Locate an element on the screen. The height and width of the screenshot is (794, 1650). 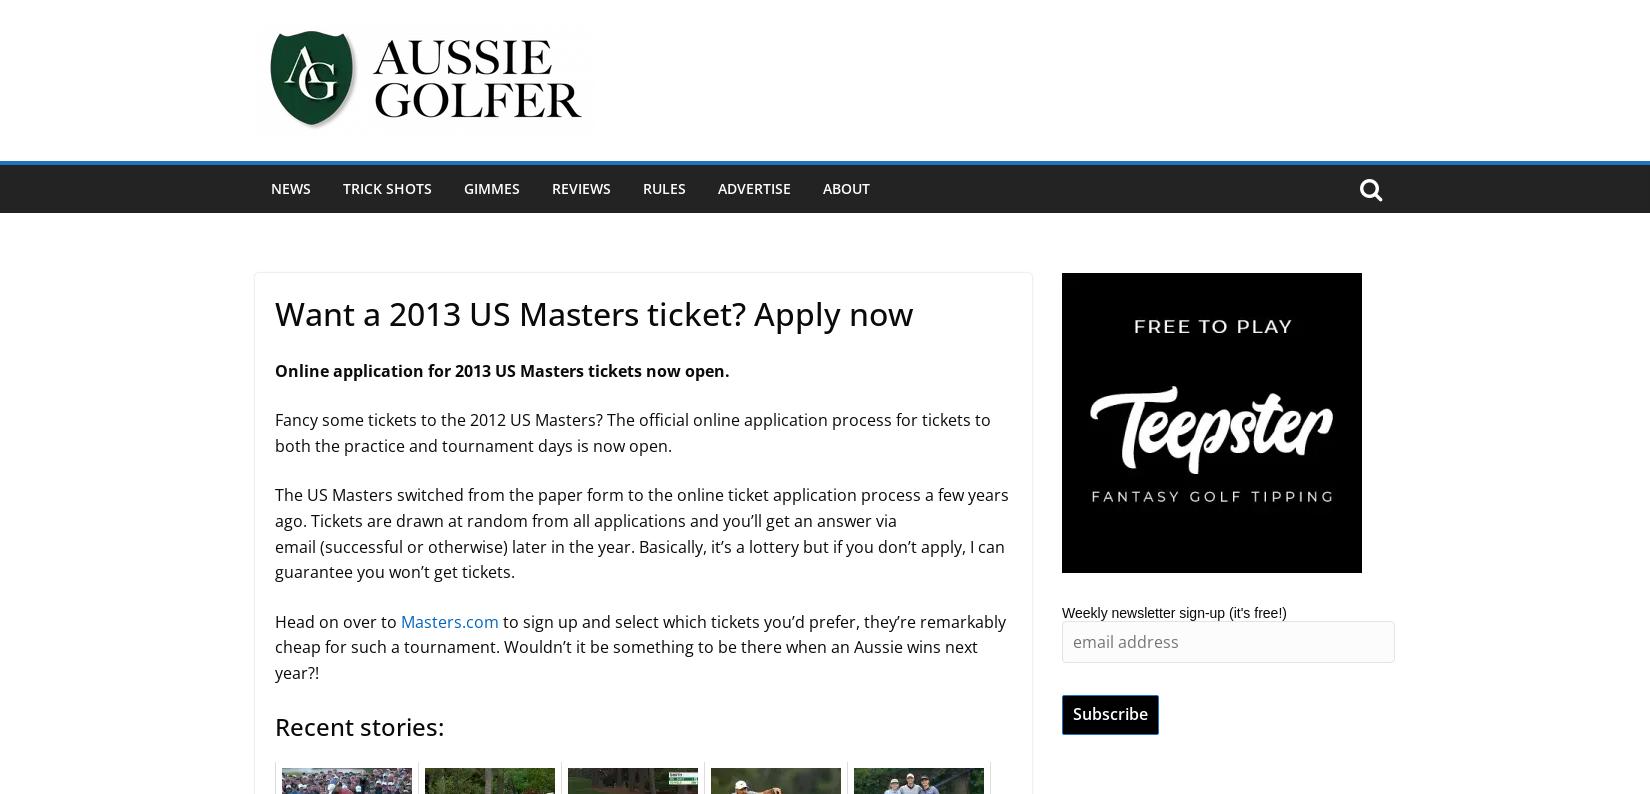
'Head on over to' is located at coordinates (337, 620).